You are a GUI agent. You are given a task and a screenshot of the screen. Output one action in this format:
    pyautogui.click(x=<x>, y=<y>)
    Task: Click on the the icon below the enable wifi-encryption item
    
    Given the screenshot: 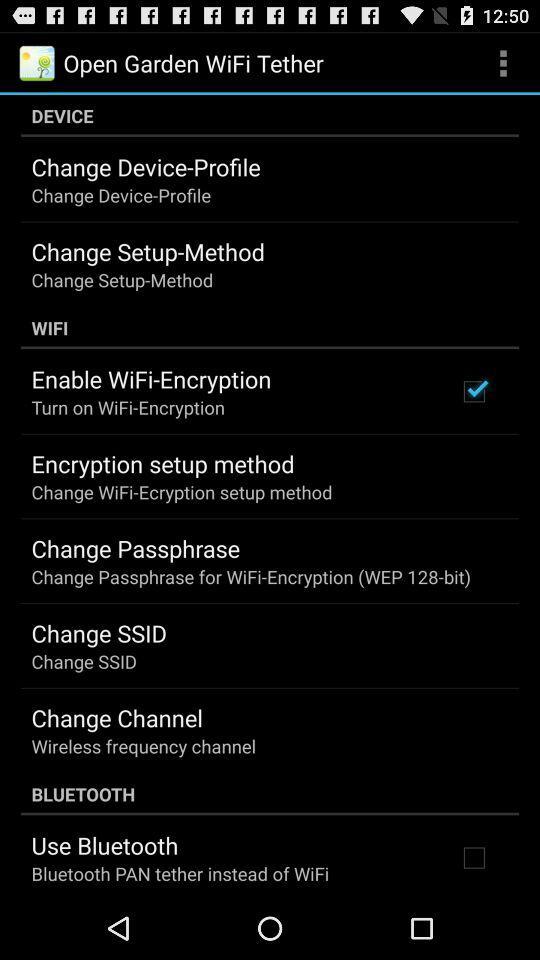 What is the action you would take?
    pyautogui.click(x=128, y=406)
    